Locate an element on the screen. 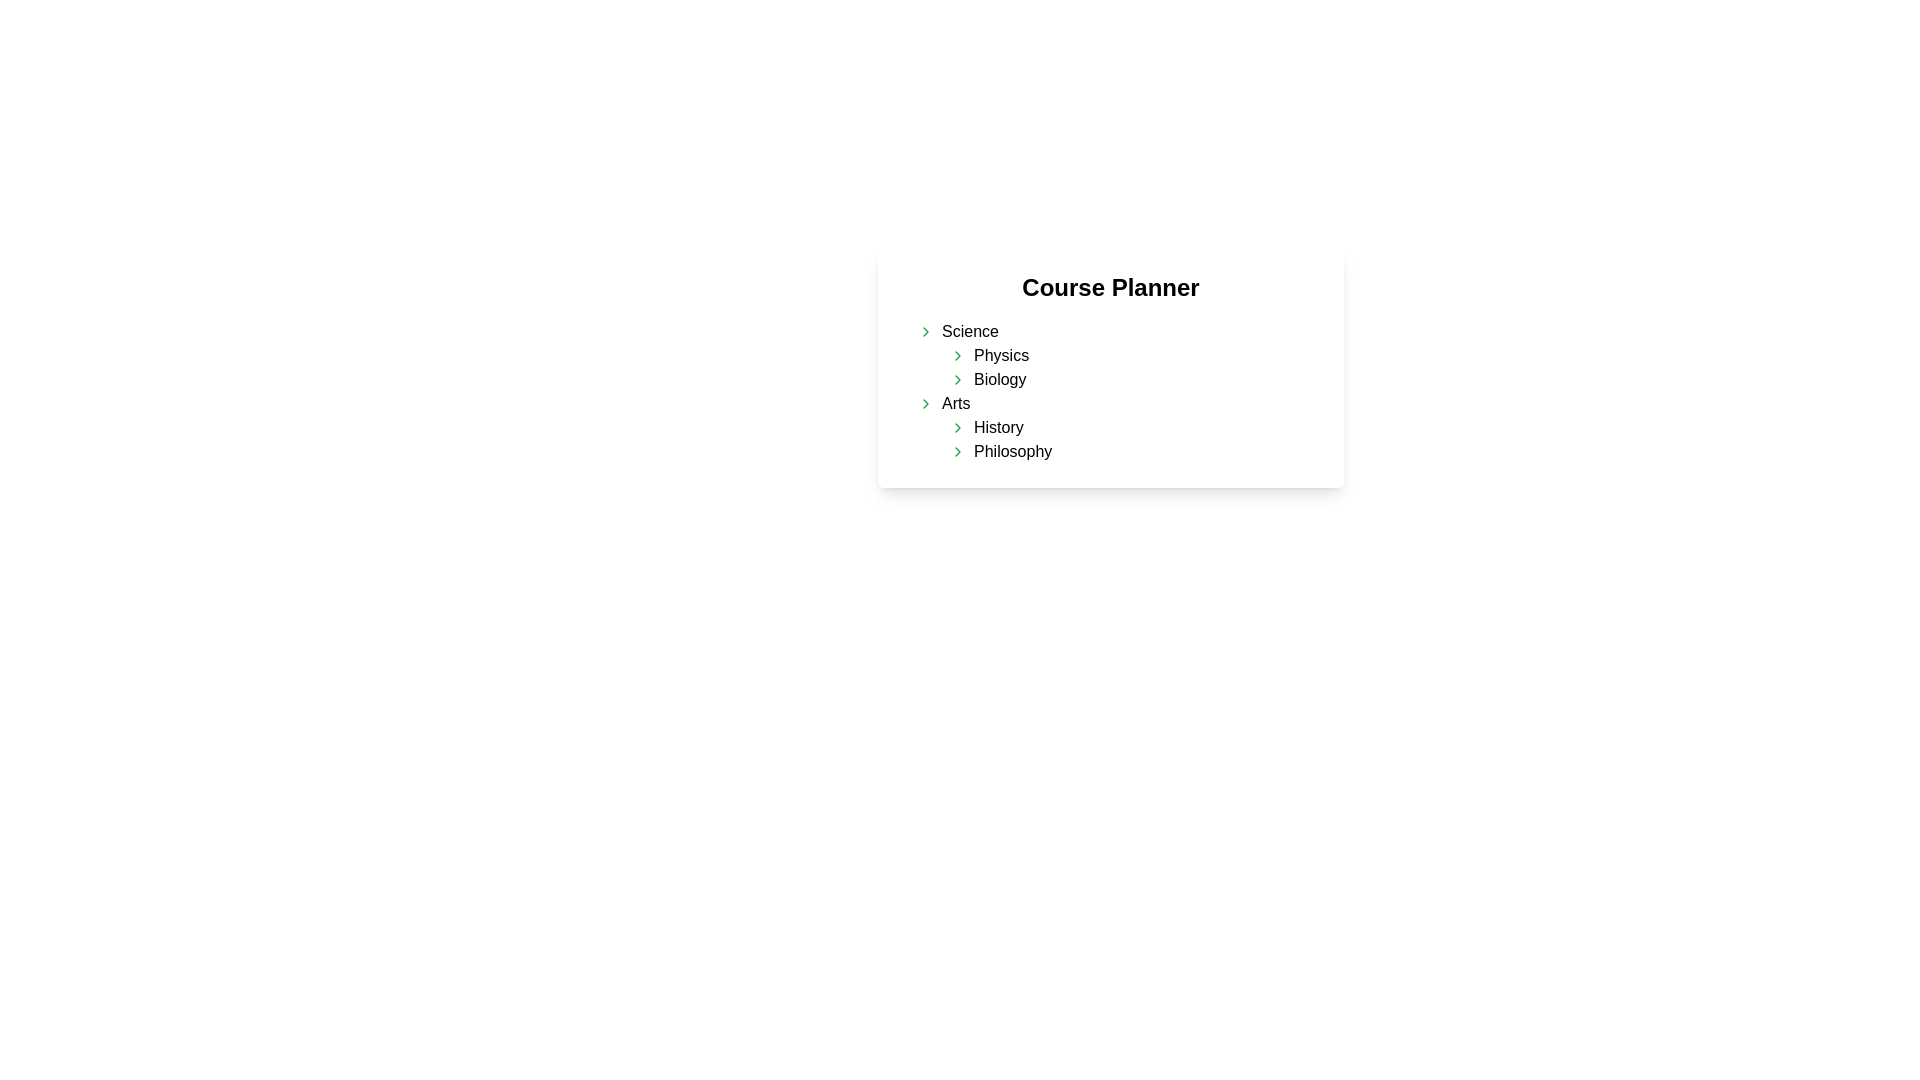 Image resolution: width=1920 pixels, height=1080 pixels. the Expand/Collapse Chevron Icon located to the immediate left of the text 'Arts' is located at coordinates (925, 404).